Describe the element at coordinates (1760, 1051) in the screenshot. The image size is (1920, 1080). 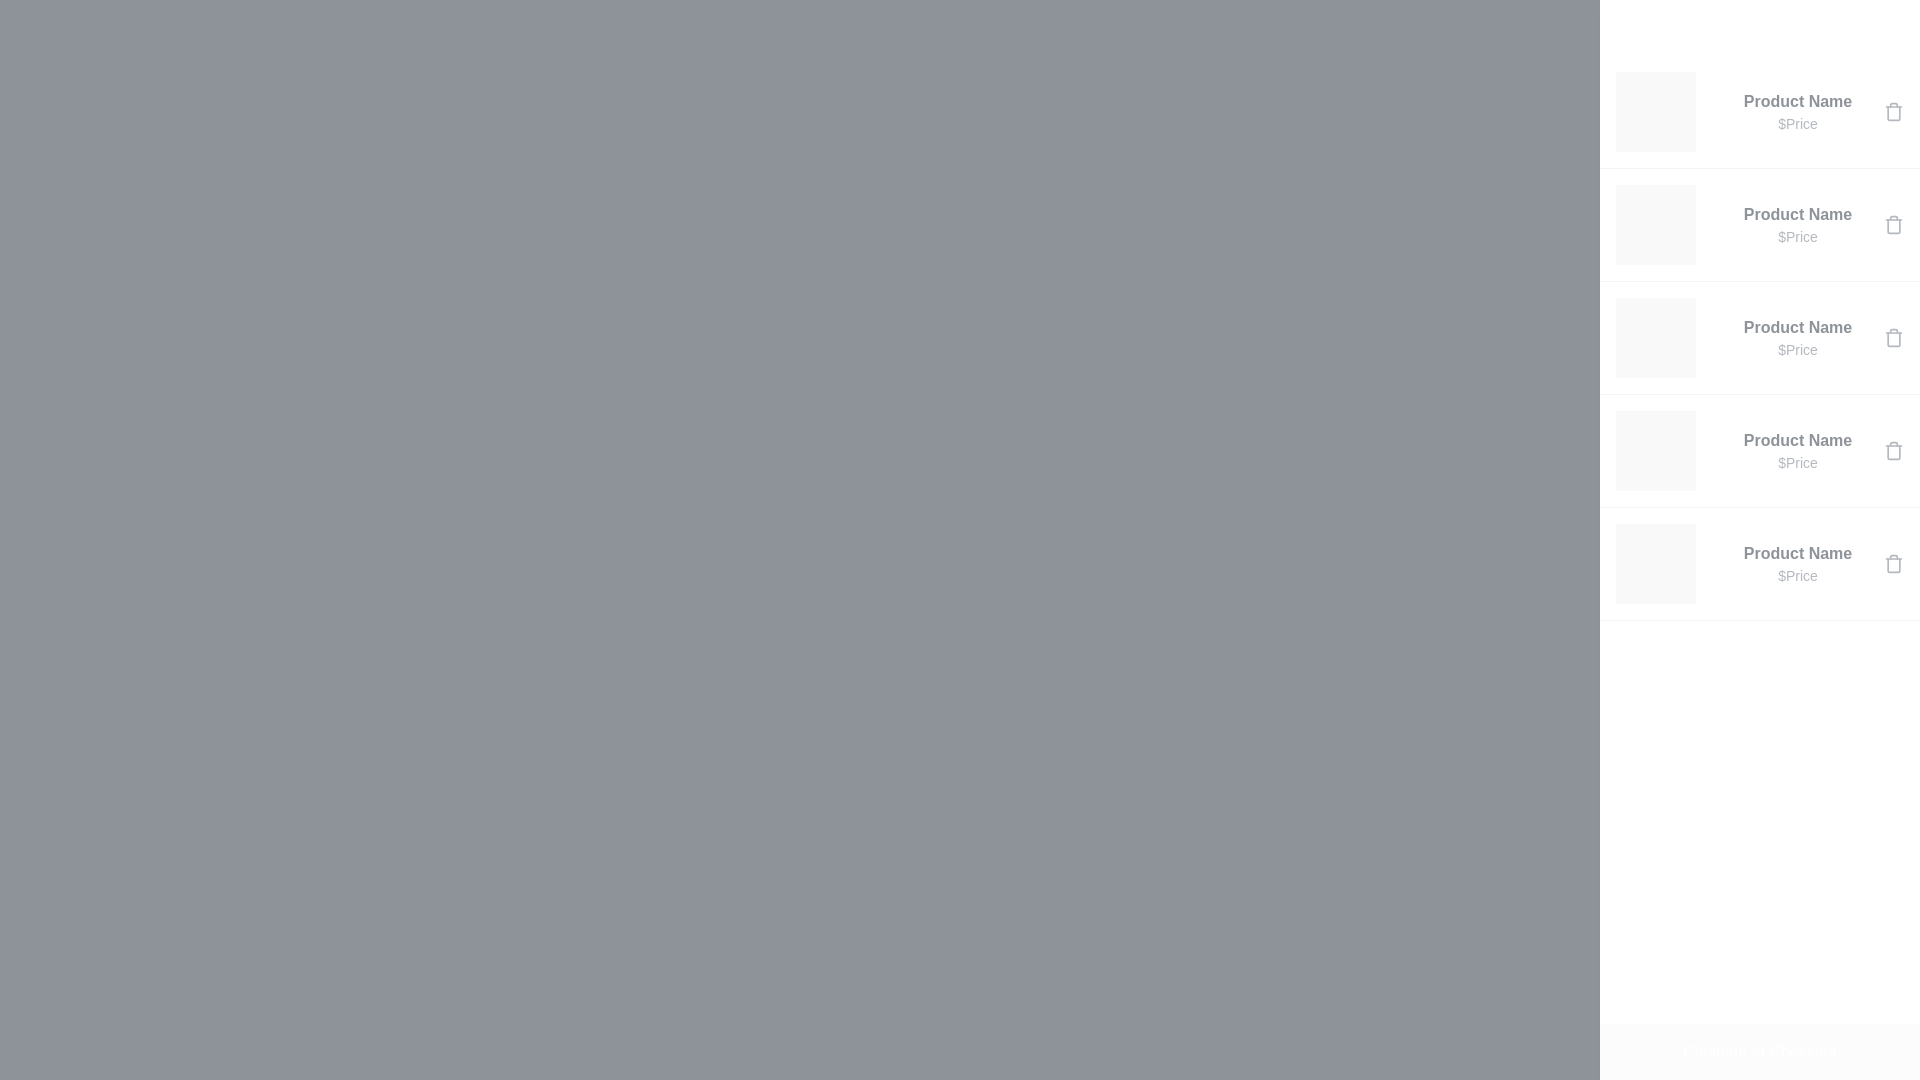
I see `the 'Continue to Checkout' button with keyboard focus using the keyboard navigation` at that location.